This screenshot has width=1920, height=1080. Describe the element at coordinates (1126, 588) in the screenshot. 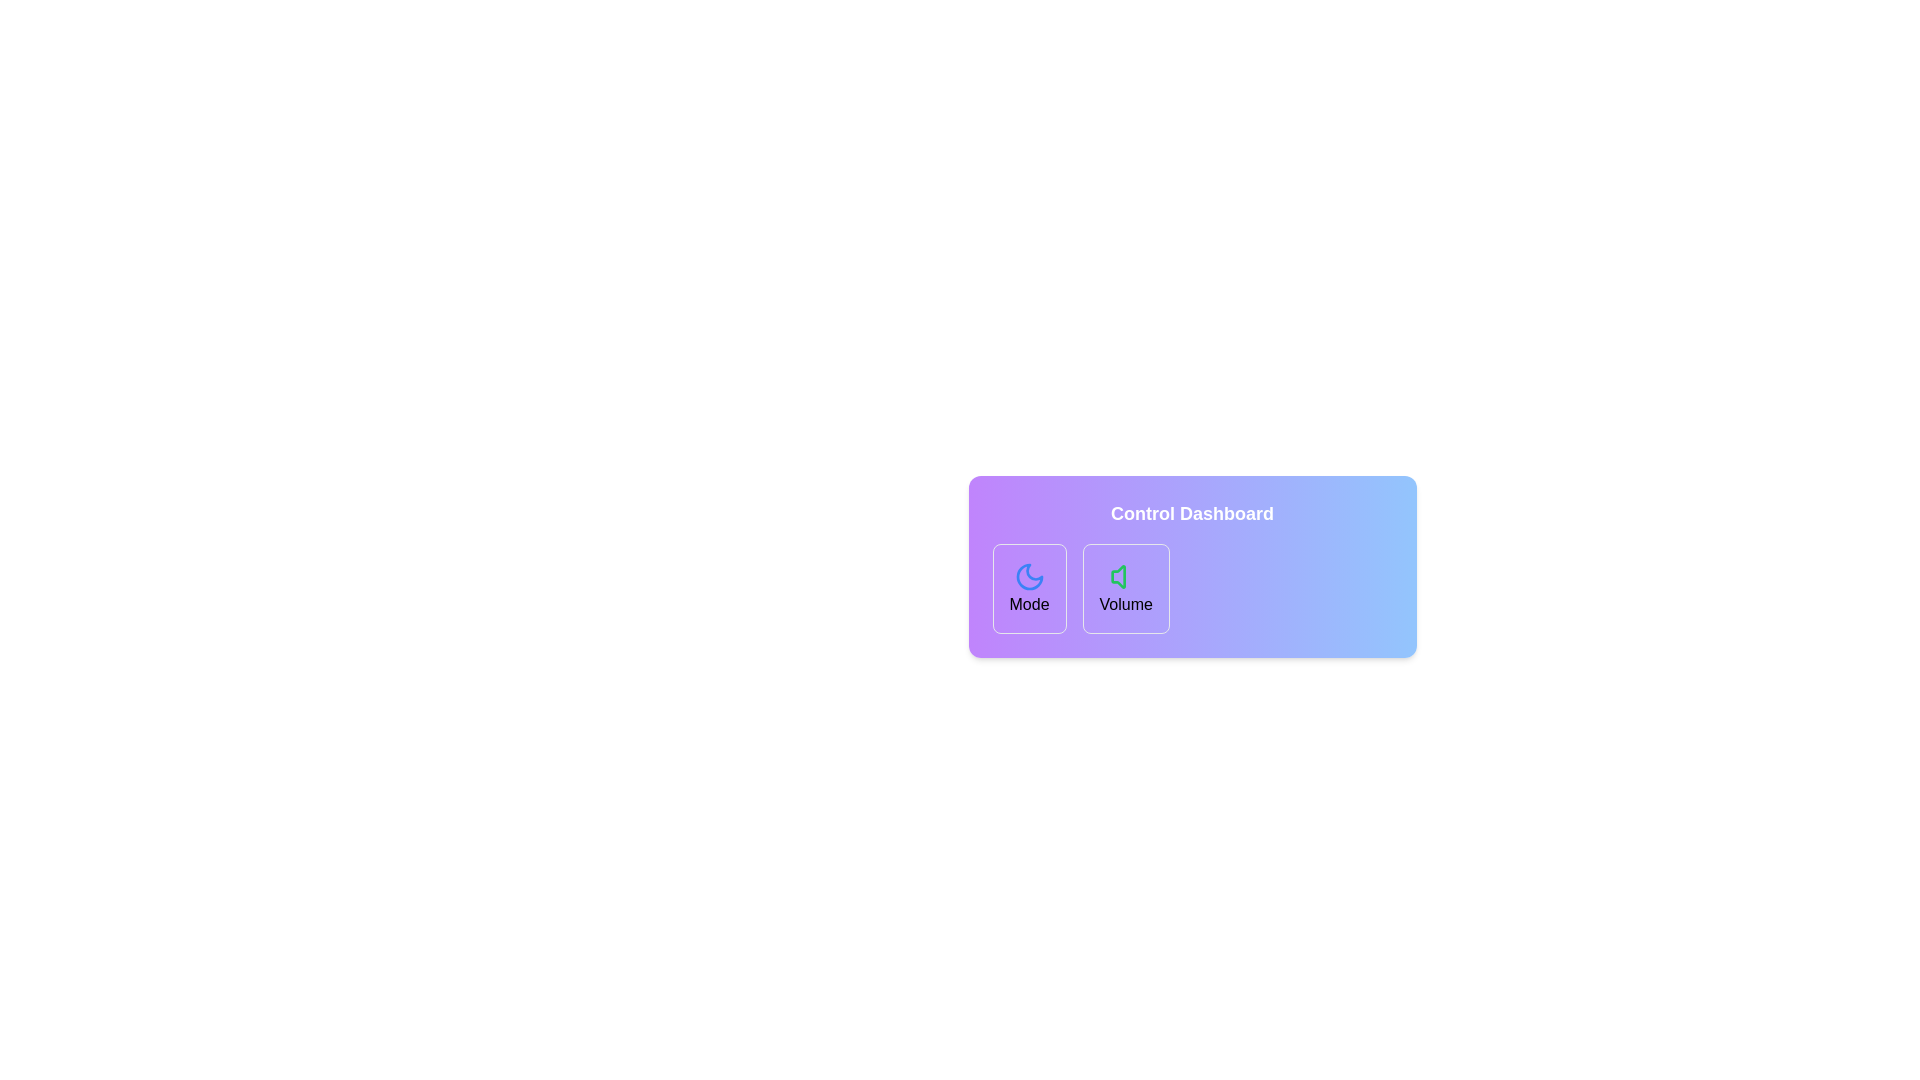

I see `the Volume button to toggle its state` at that location.